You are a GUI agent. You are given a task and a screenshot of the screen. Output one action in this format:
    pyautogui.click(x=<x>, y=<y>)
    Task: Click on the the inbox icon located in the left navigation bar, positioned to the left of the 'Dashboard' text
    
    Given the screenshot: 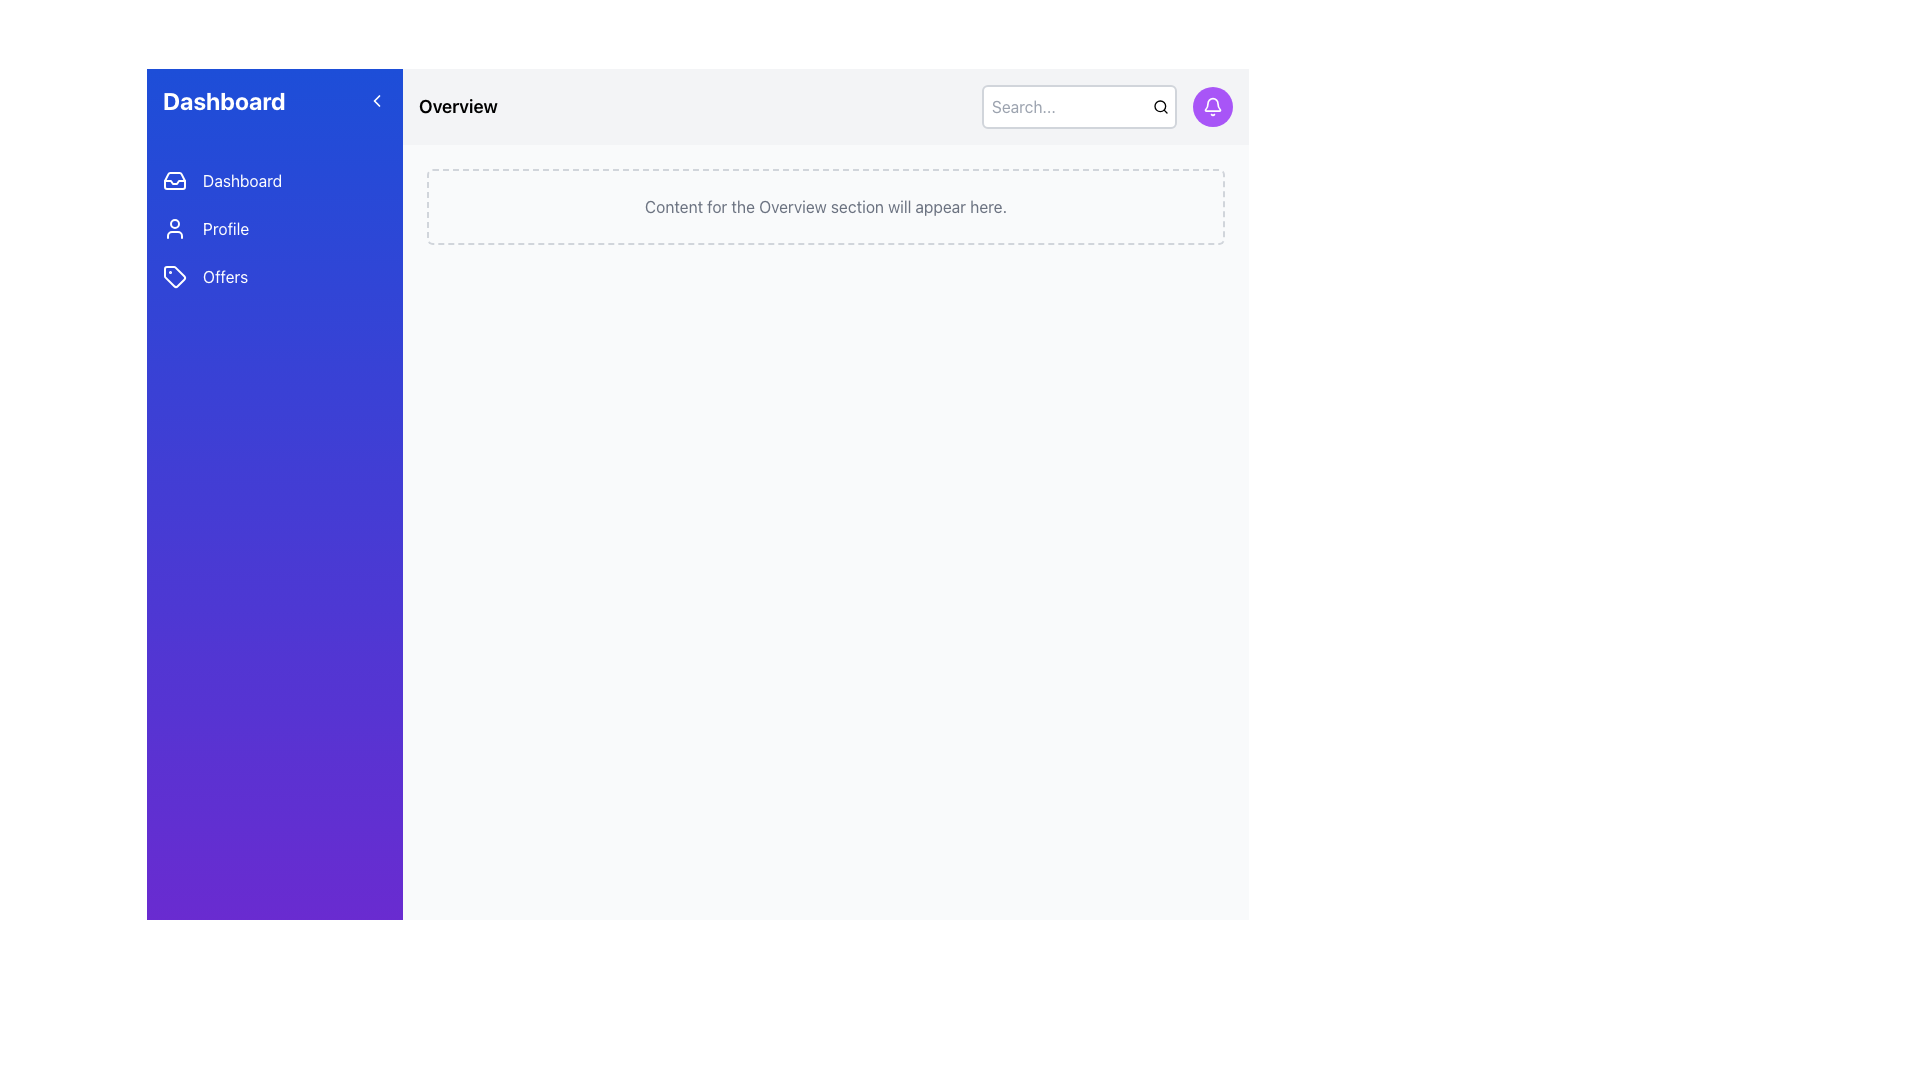 What is the action you would take?
    pyautogui.click(x=174, y=181)
    